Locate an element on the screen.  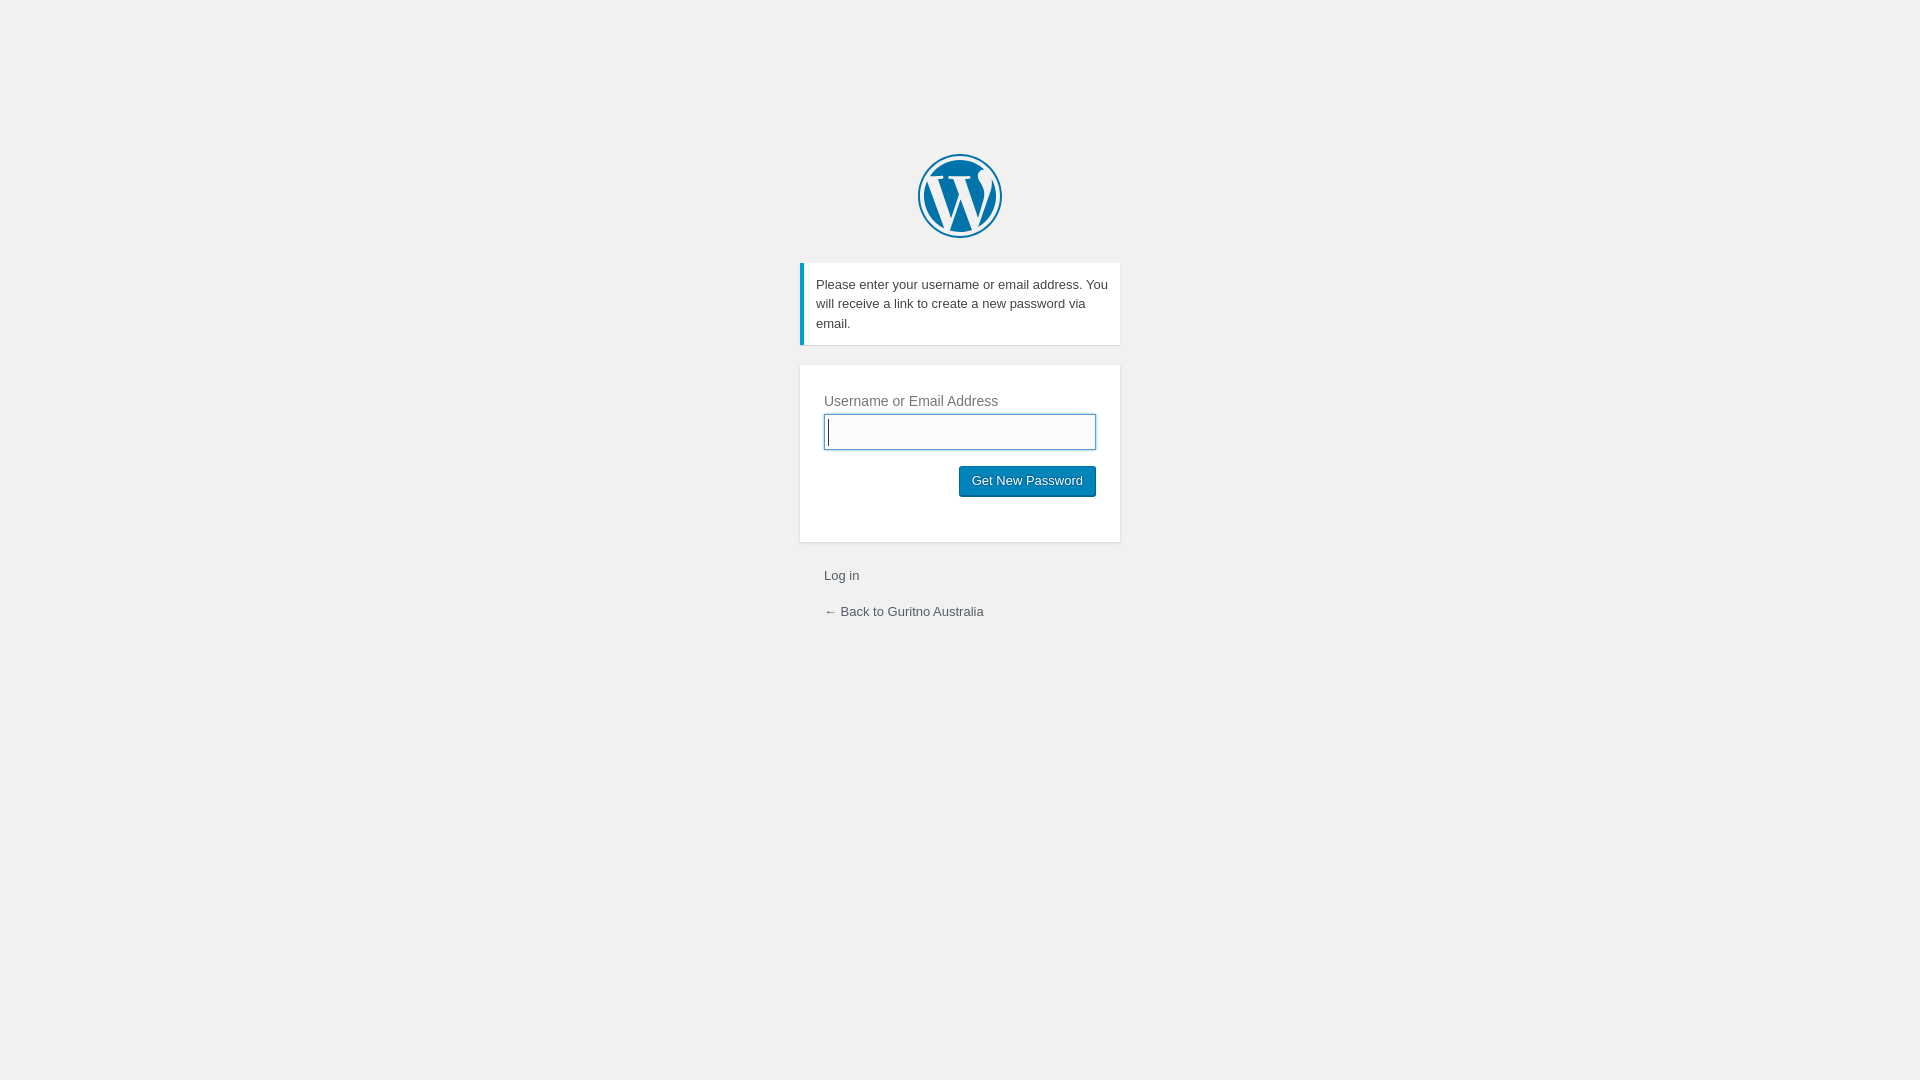
'Guritno Australia' is located at coordinates (916, 196).